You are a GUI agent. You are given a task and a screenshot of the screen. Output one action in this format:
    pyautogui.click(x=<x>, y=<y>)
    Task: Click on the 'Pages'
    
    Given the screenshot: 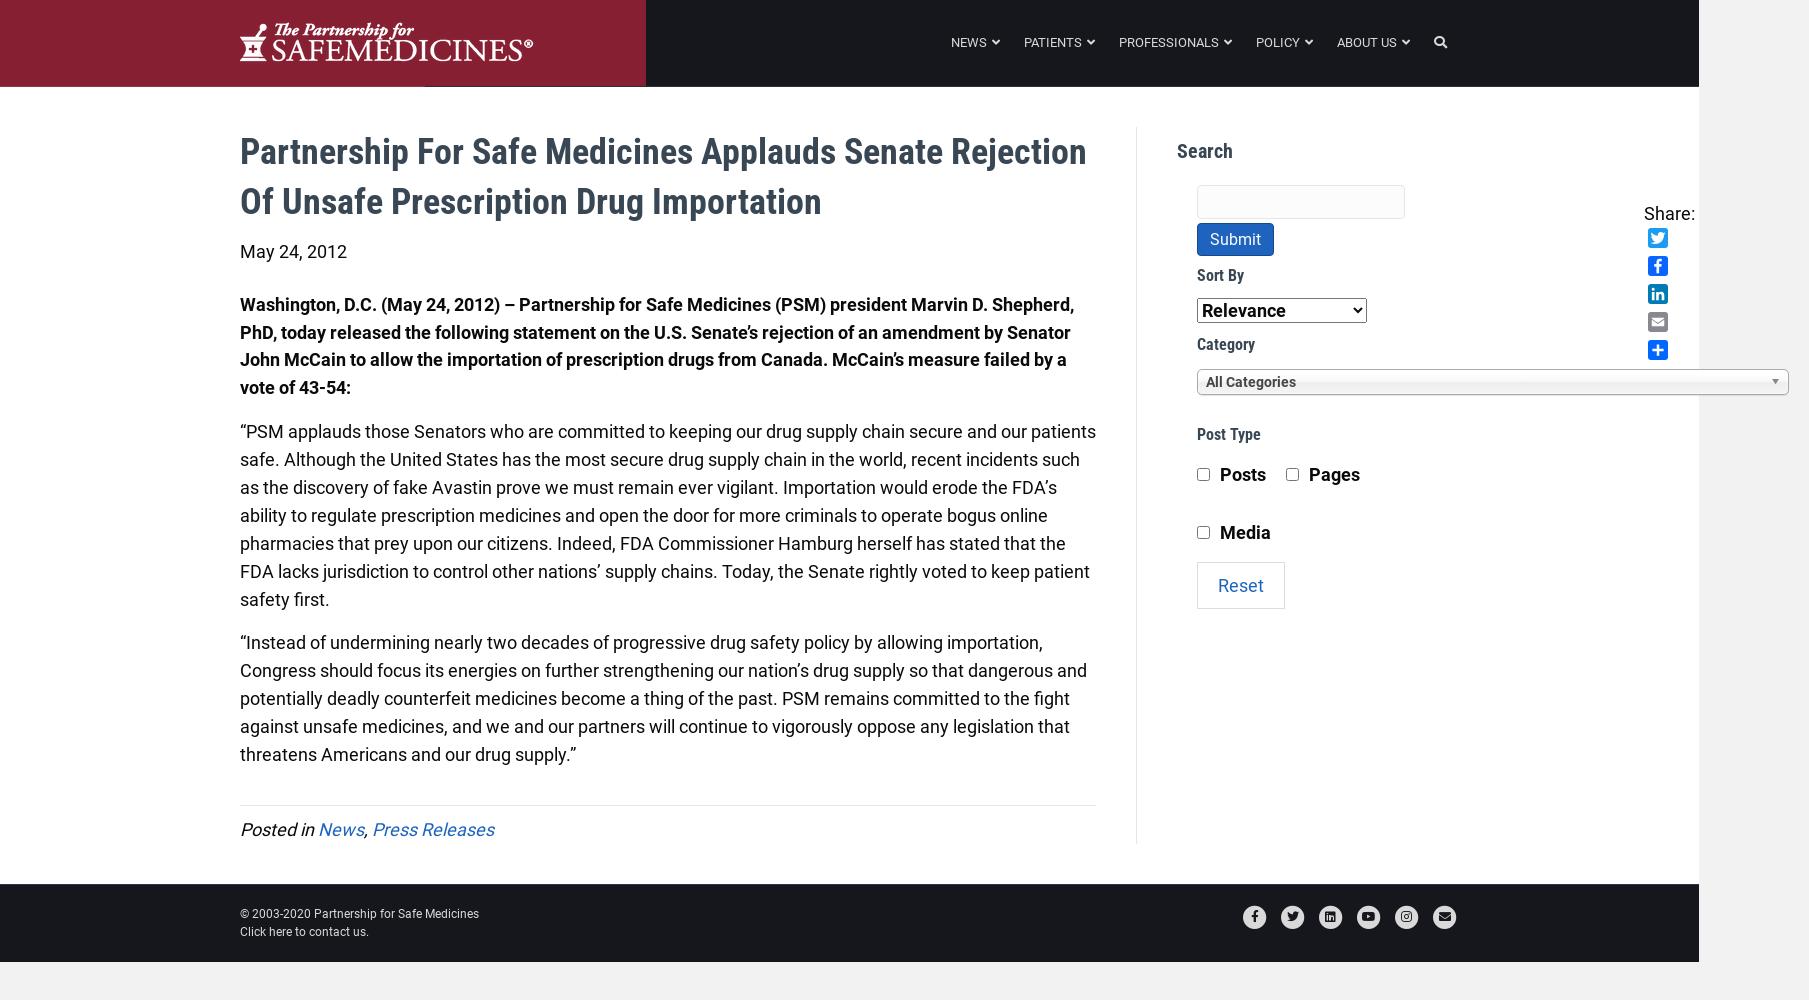 What is the action you would take?
    pyautogui.click(x=1307, y=473)
    